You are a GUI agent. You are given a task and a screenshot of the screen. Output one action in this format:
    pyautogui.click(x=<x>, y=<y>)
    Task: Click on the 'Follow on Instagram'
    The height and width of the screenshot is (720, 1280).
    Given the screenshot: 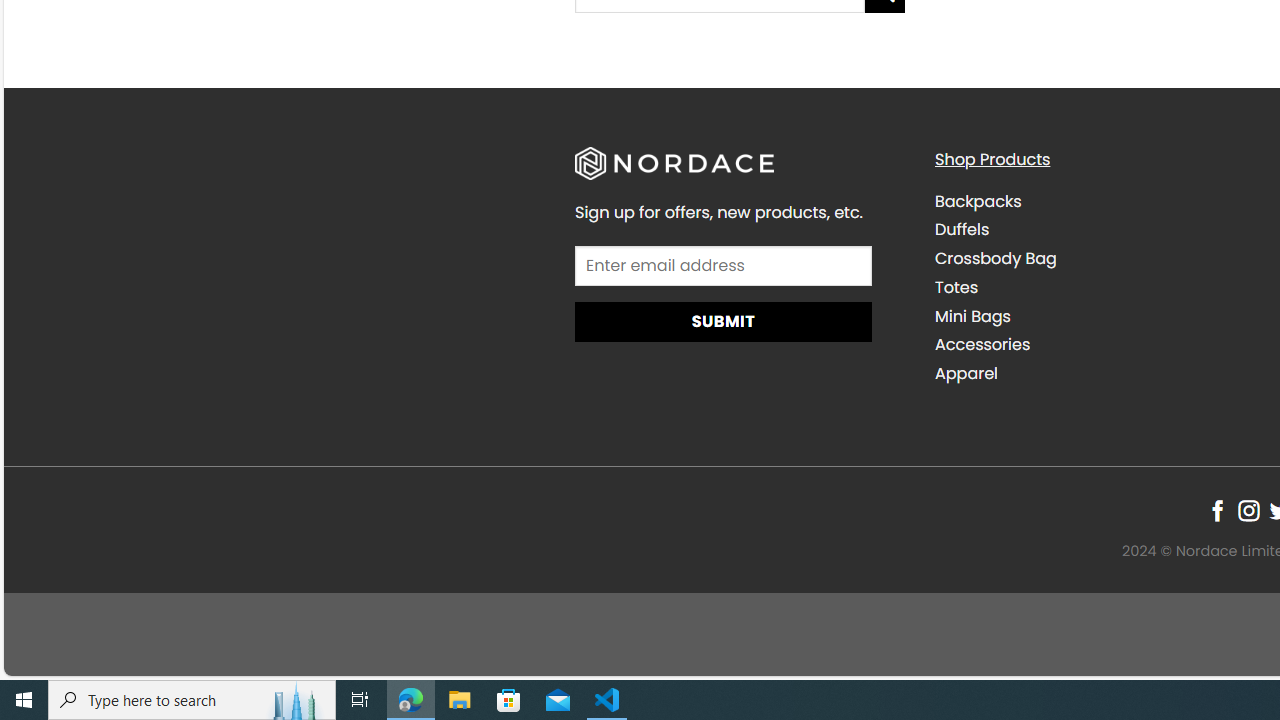 What is the action you would take?
    pyautogui.click(x=1247, y=510)
    